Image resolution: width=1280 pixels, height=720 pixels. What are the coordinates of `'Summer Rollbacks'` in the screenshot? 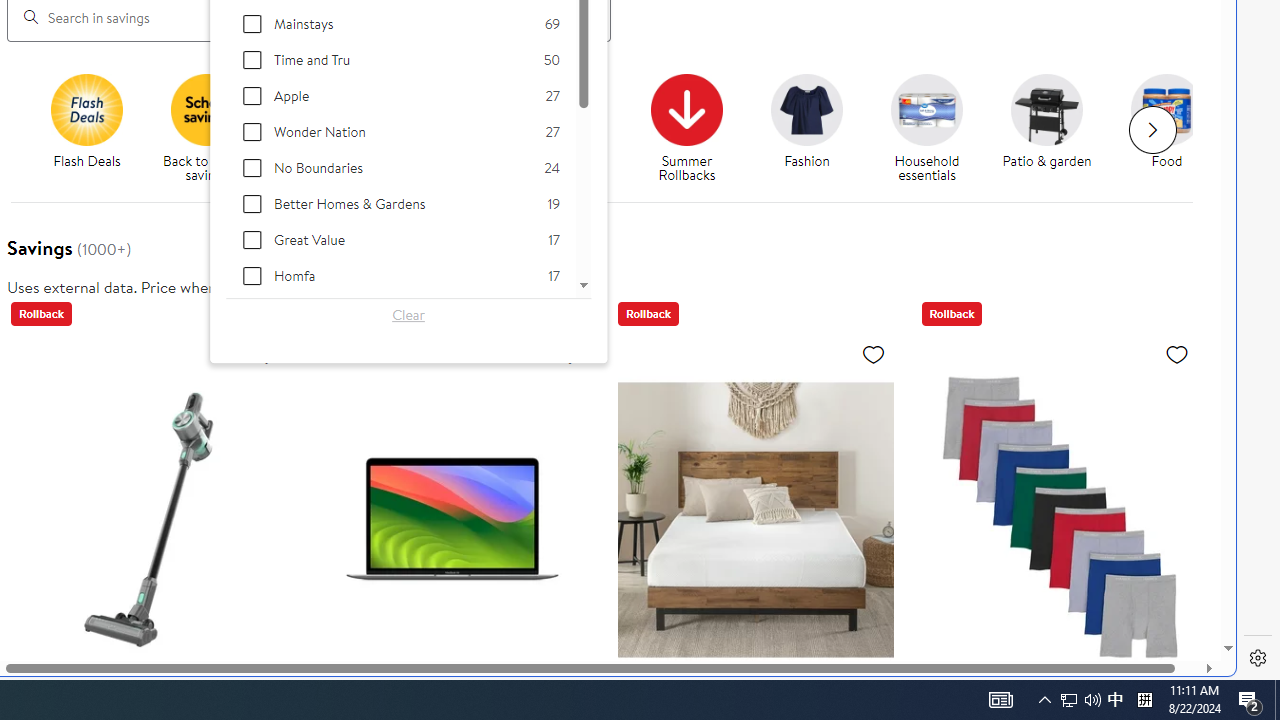 It's located at (687, 109).